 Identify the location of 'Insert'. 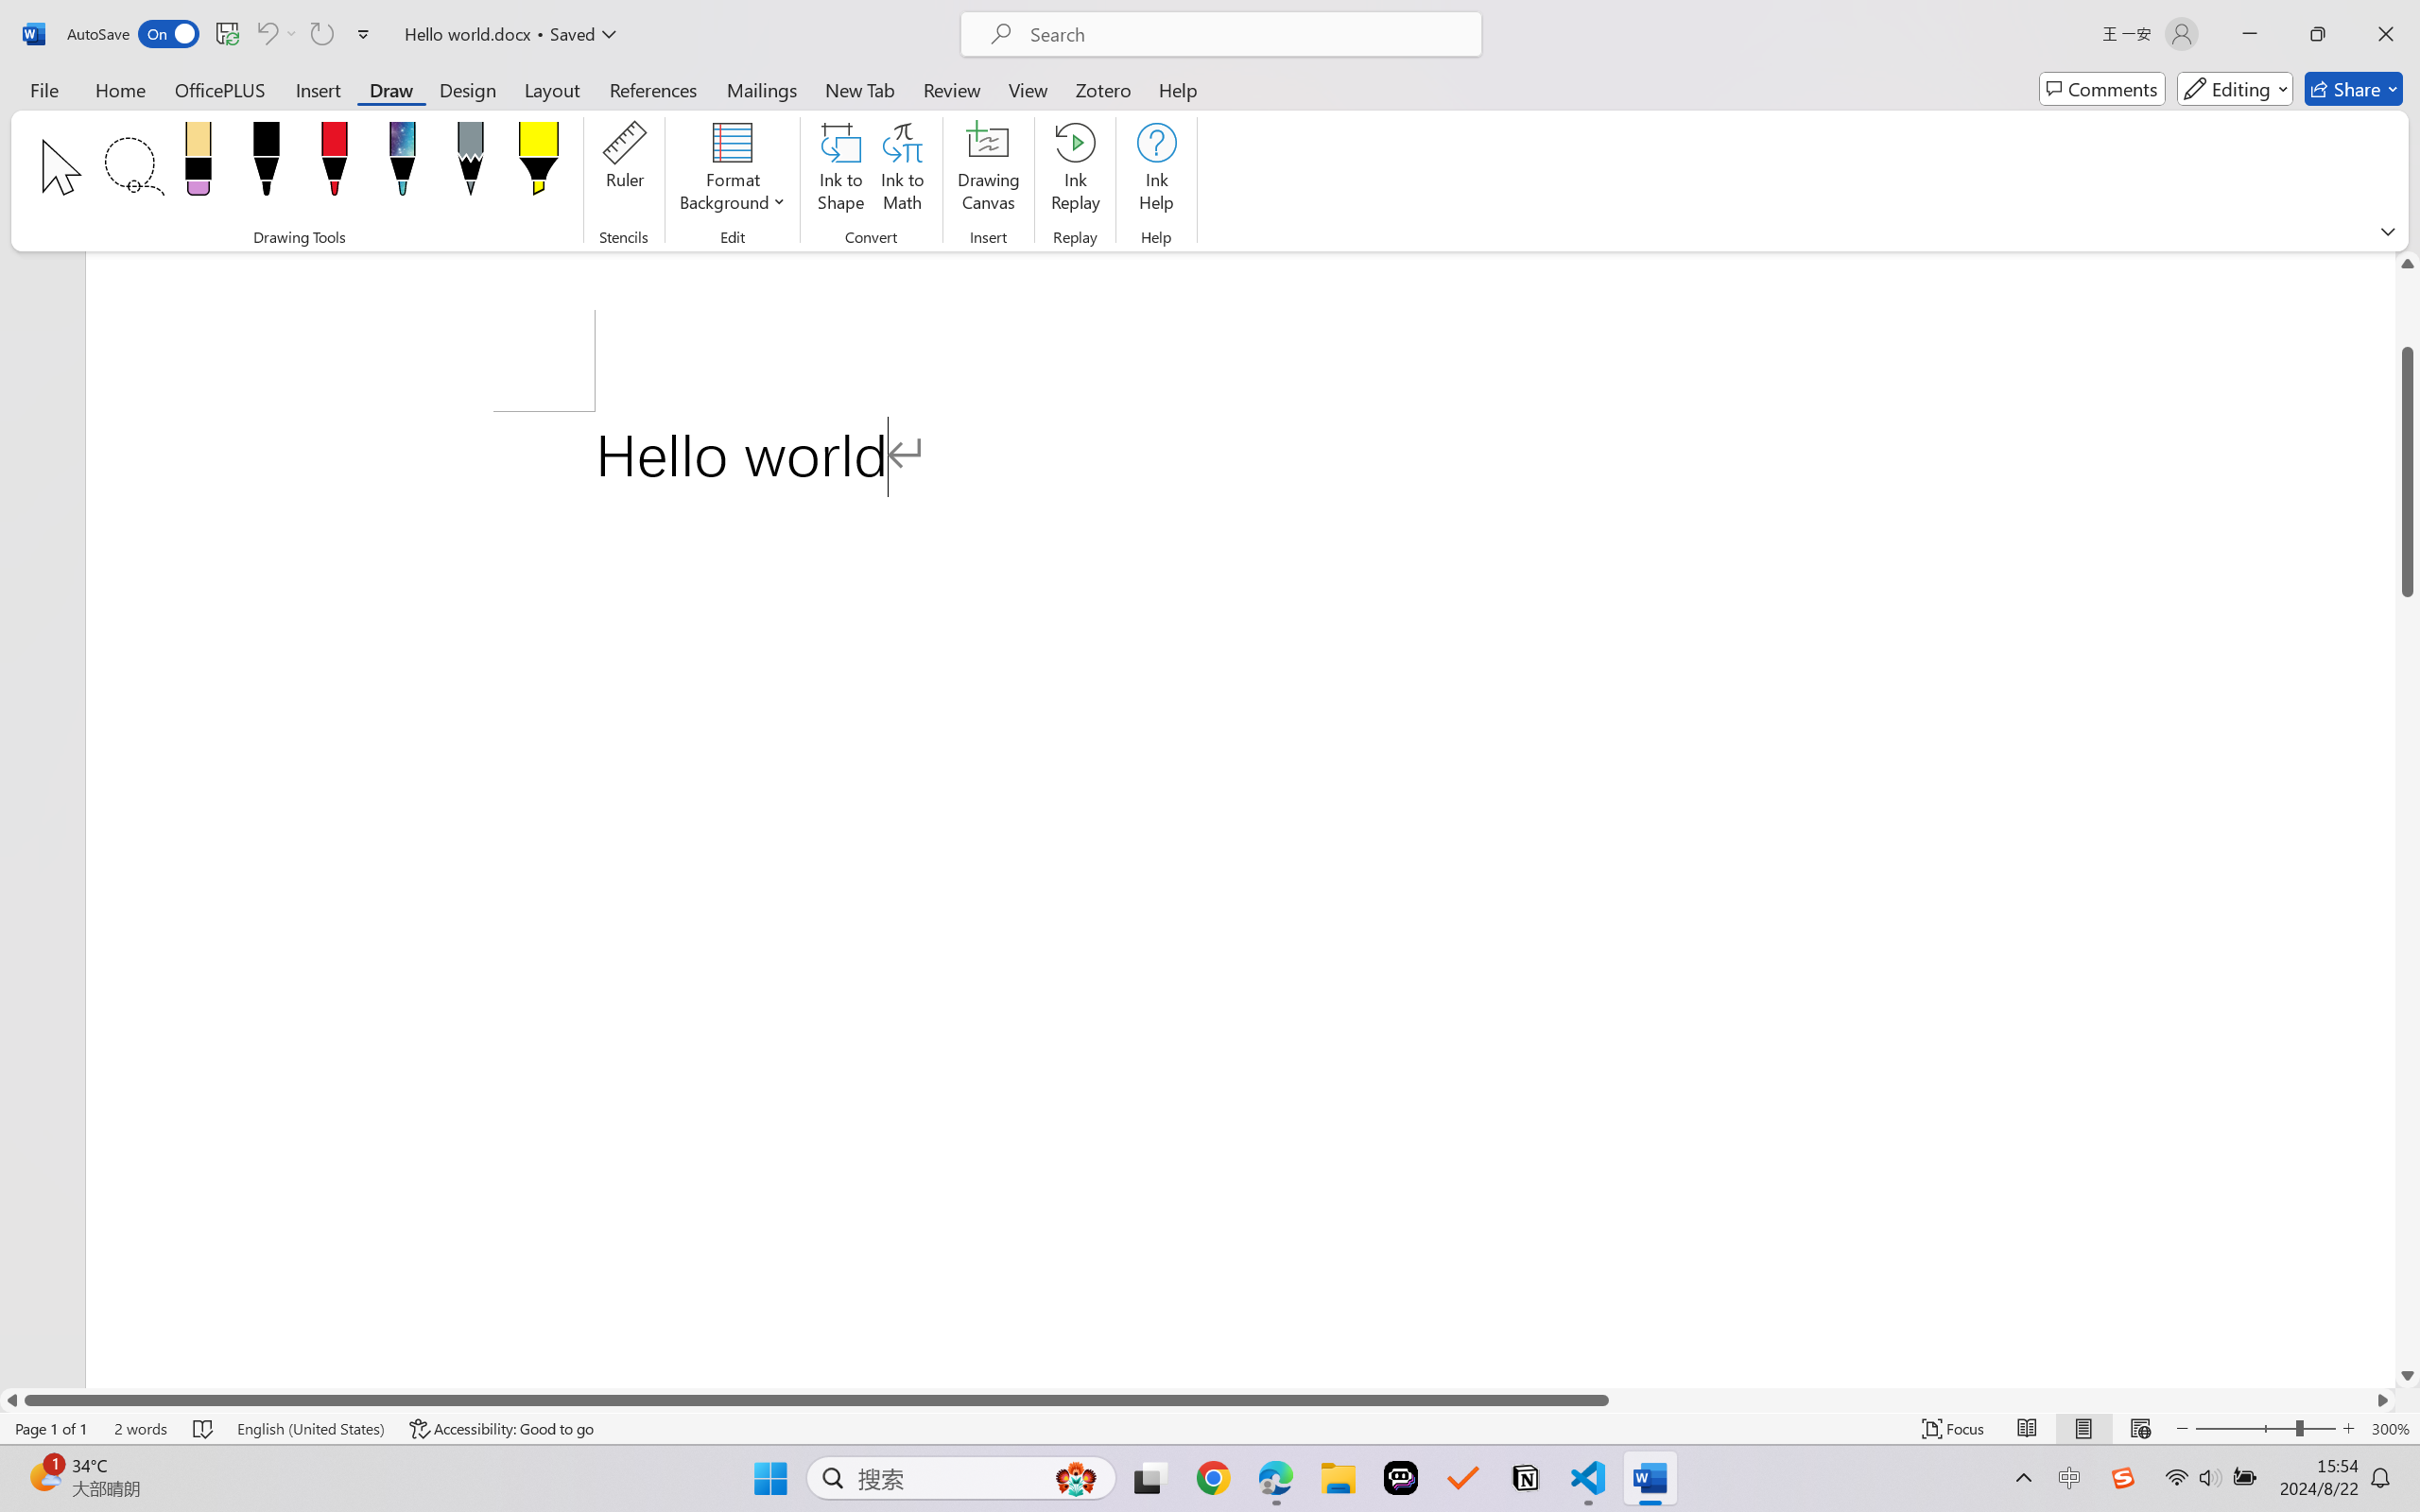
(317, 88).